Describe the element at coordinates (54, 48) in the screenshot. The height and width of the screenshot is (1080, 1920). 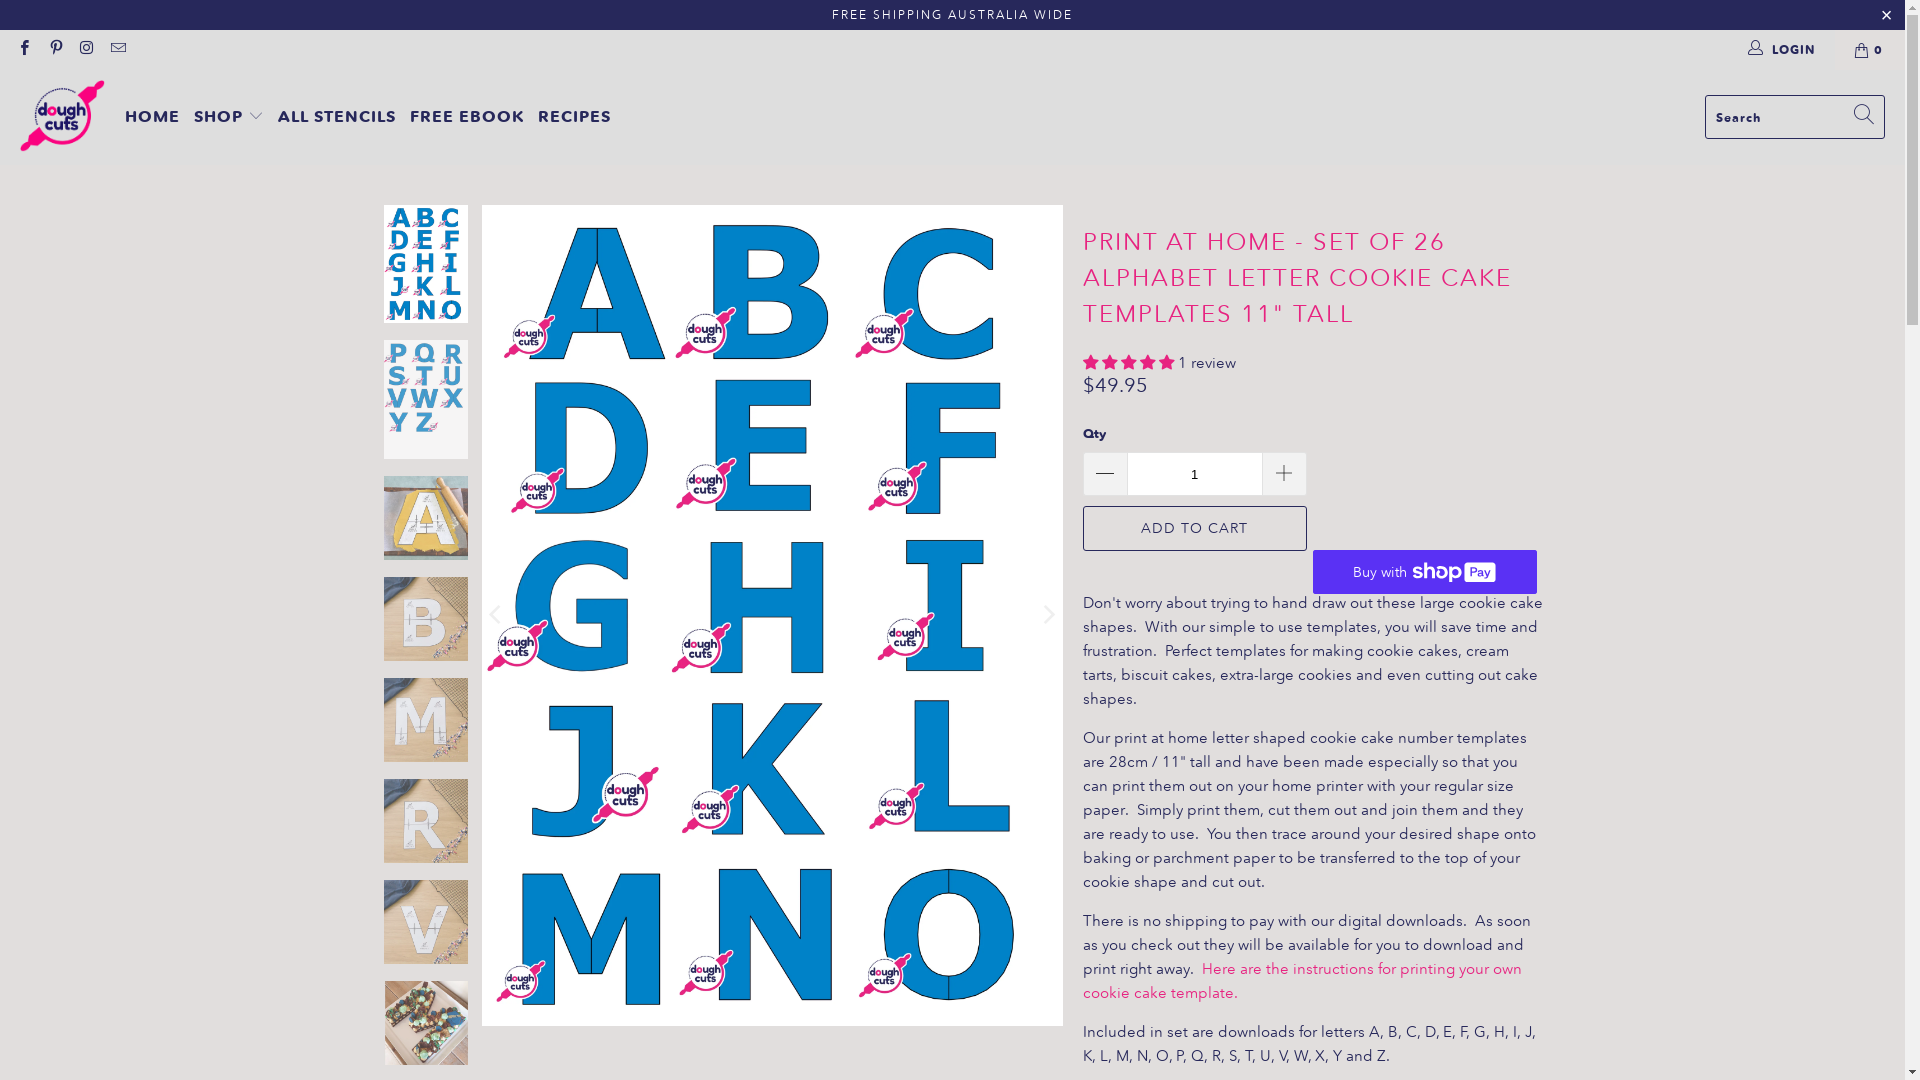
I see `'DoughCuts on Pinterest'` at that location.